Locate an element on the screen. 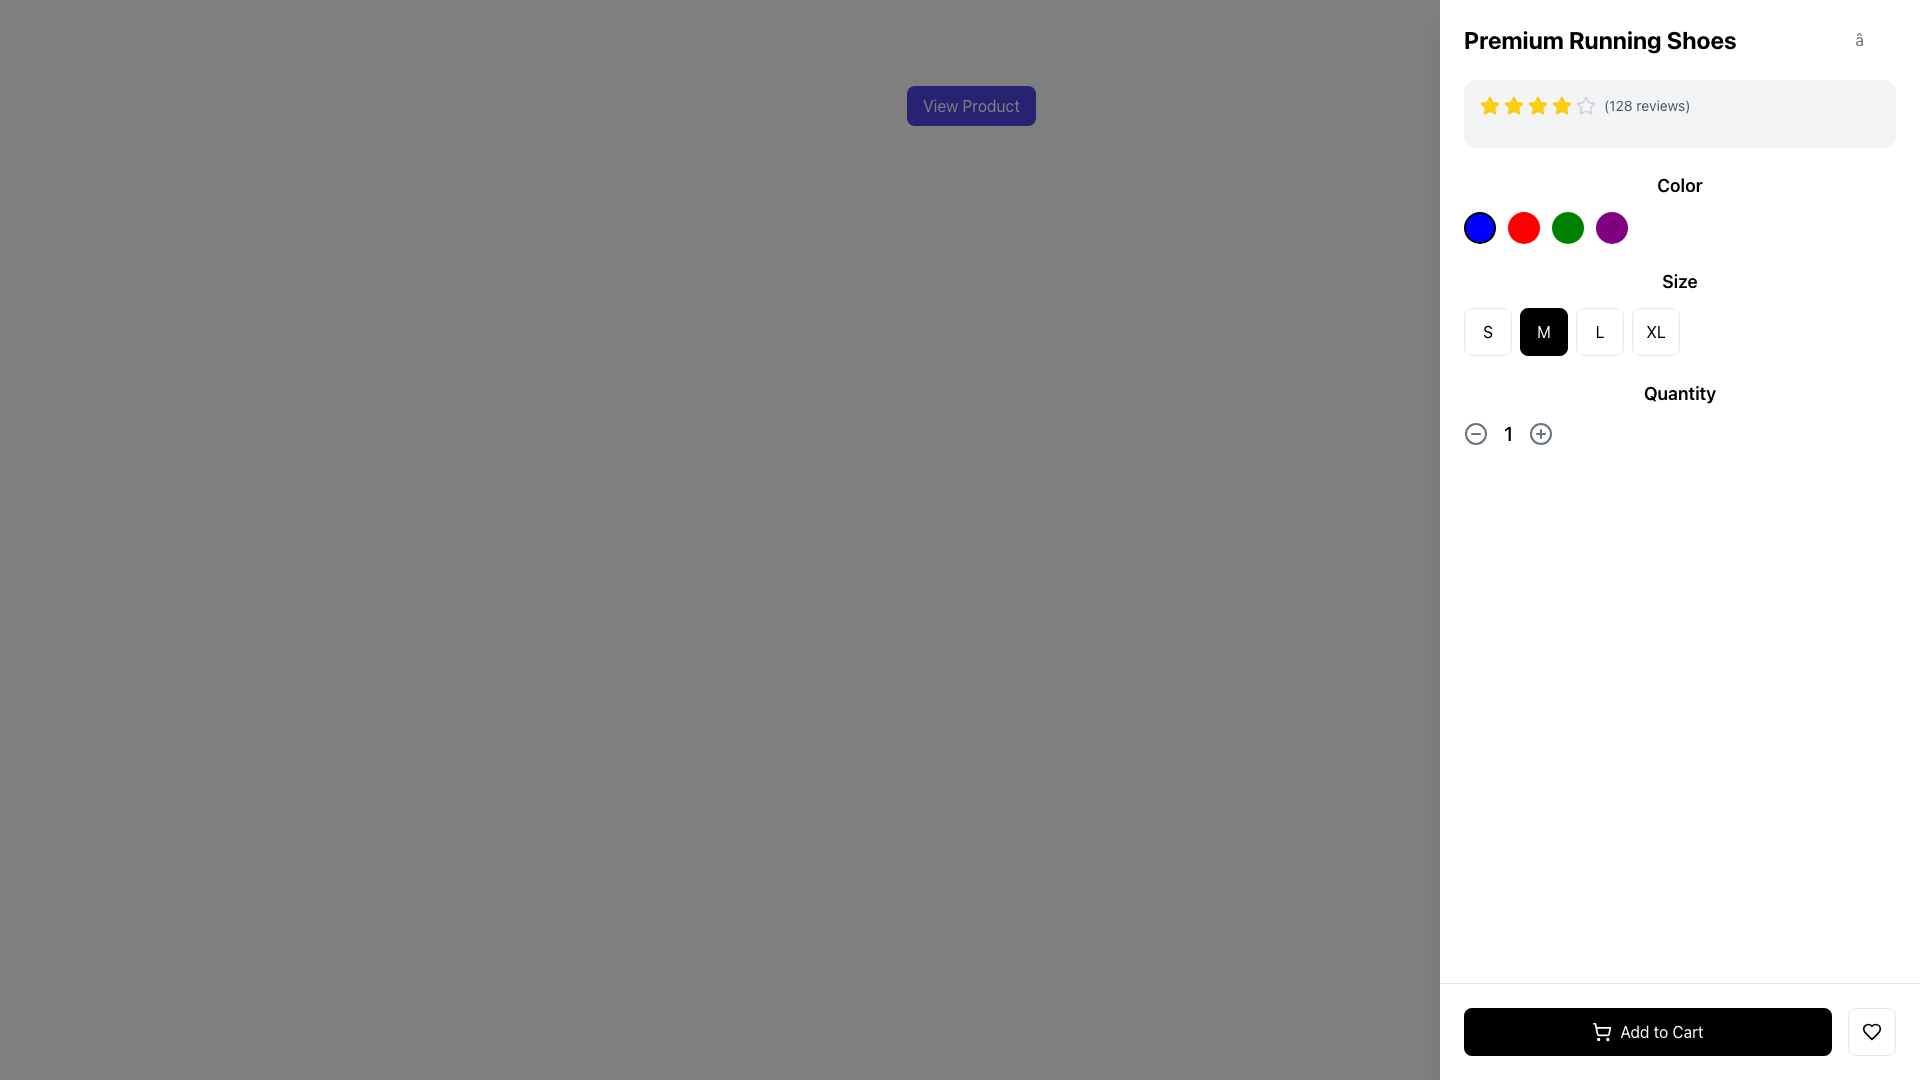 The image size is (1920, 1080). the text label displaying '(128 reviews)', styled with a gray font, located next to the star icons in the product details panel is located at coordinates (1647, 105).